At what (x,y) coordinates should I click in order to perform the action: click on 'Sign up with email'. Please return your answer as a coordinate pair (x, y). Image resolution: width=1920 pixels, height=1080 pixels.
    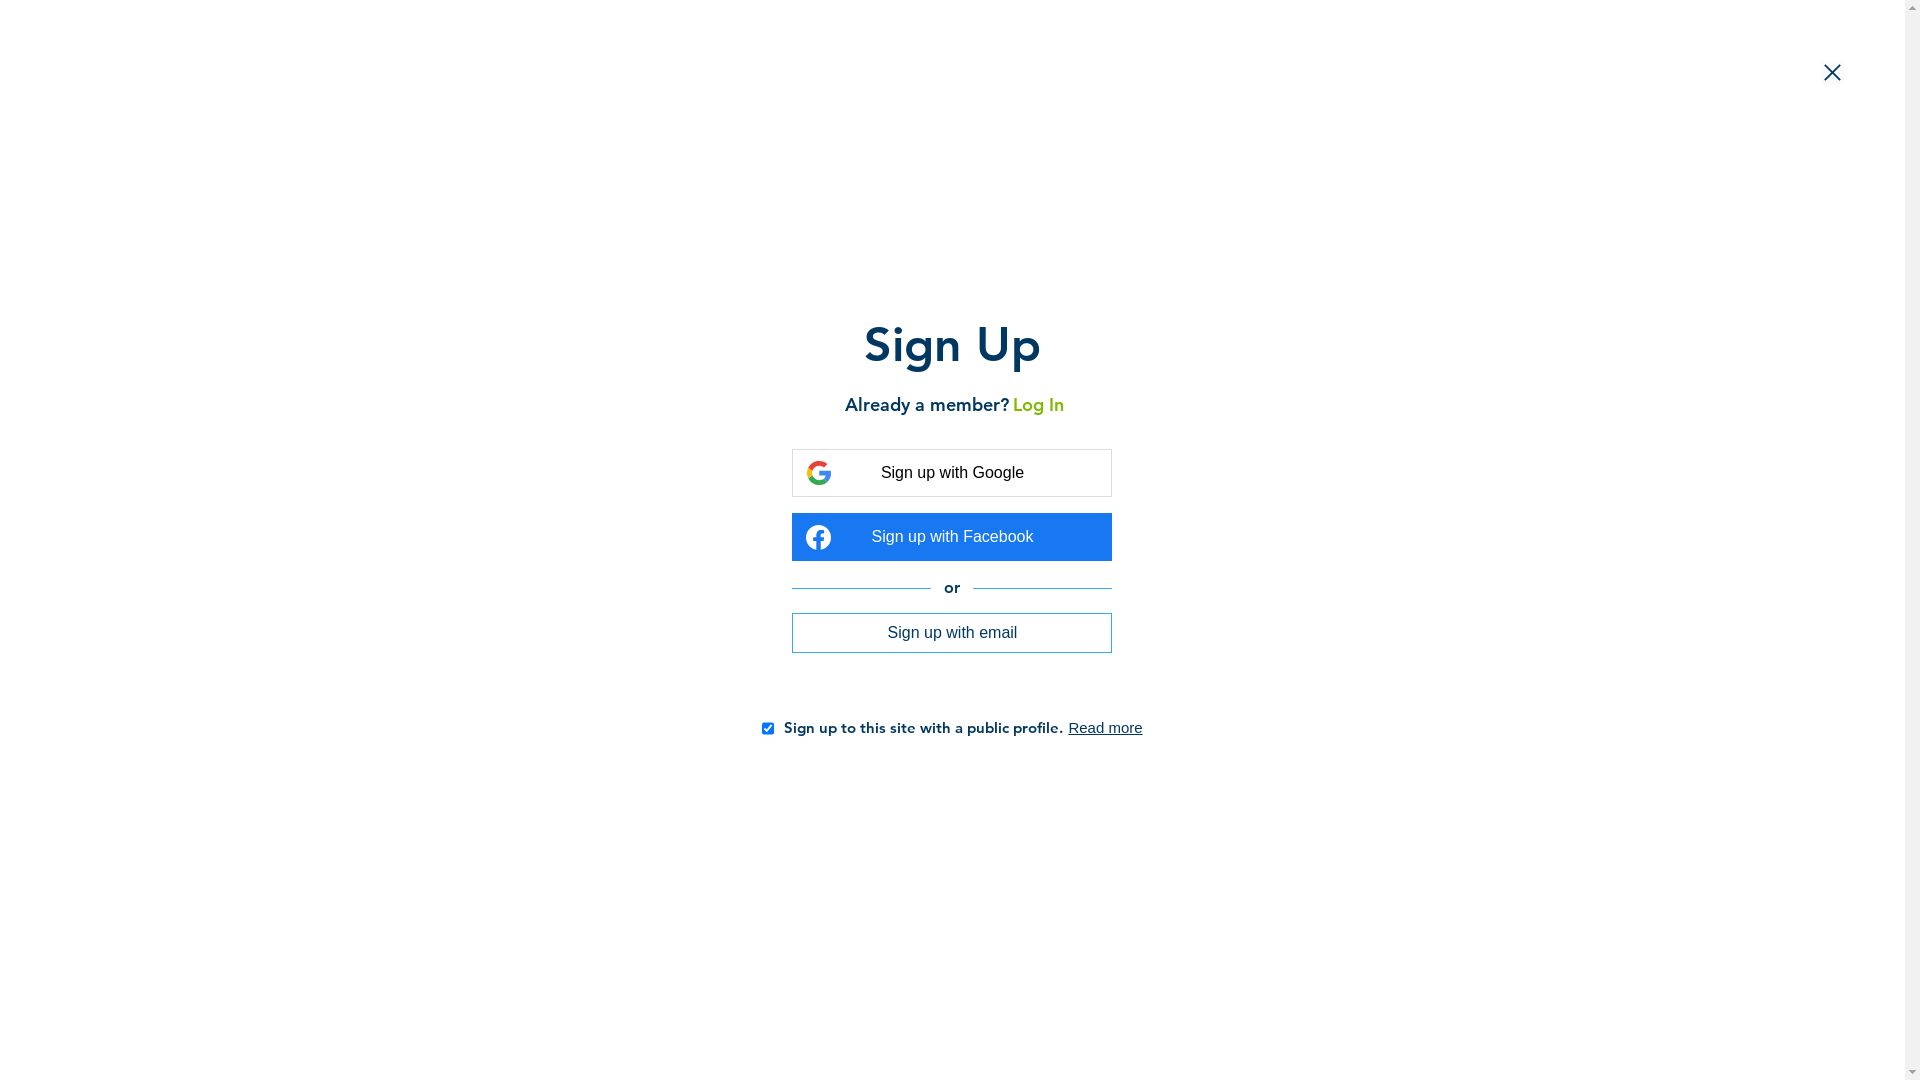
    Looking at the image, I should click on (950, 632).